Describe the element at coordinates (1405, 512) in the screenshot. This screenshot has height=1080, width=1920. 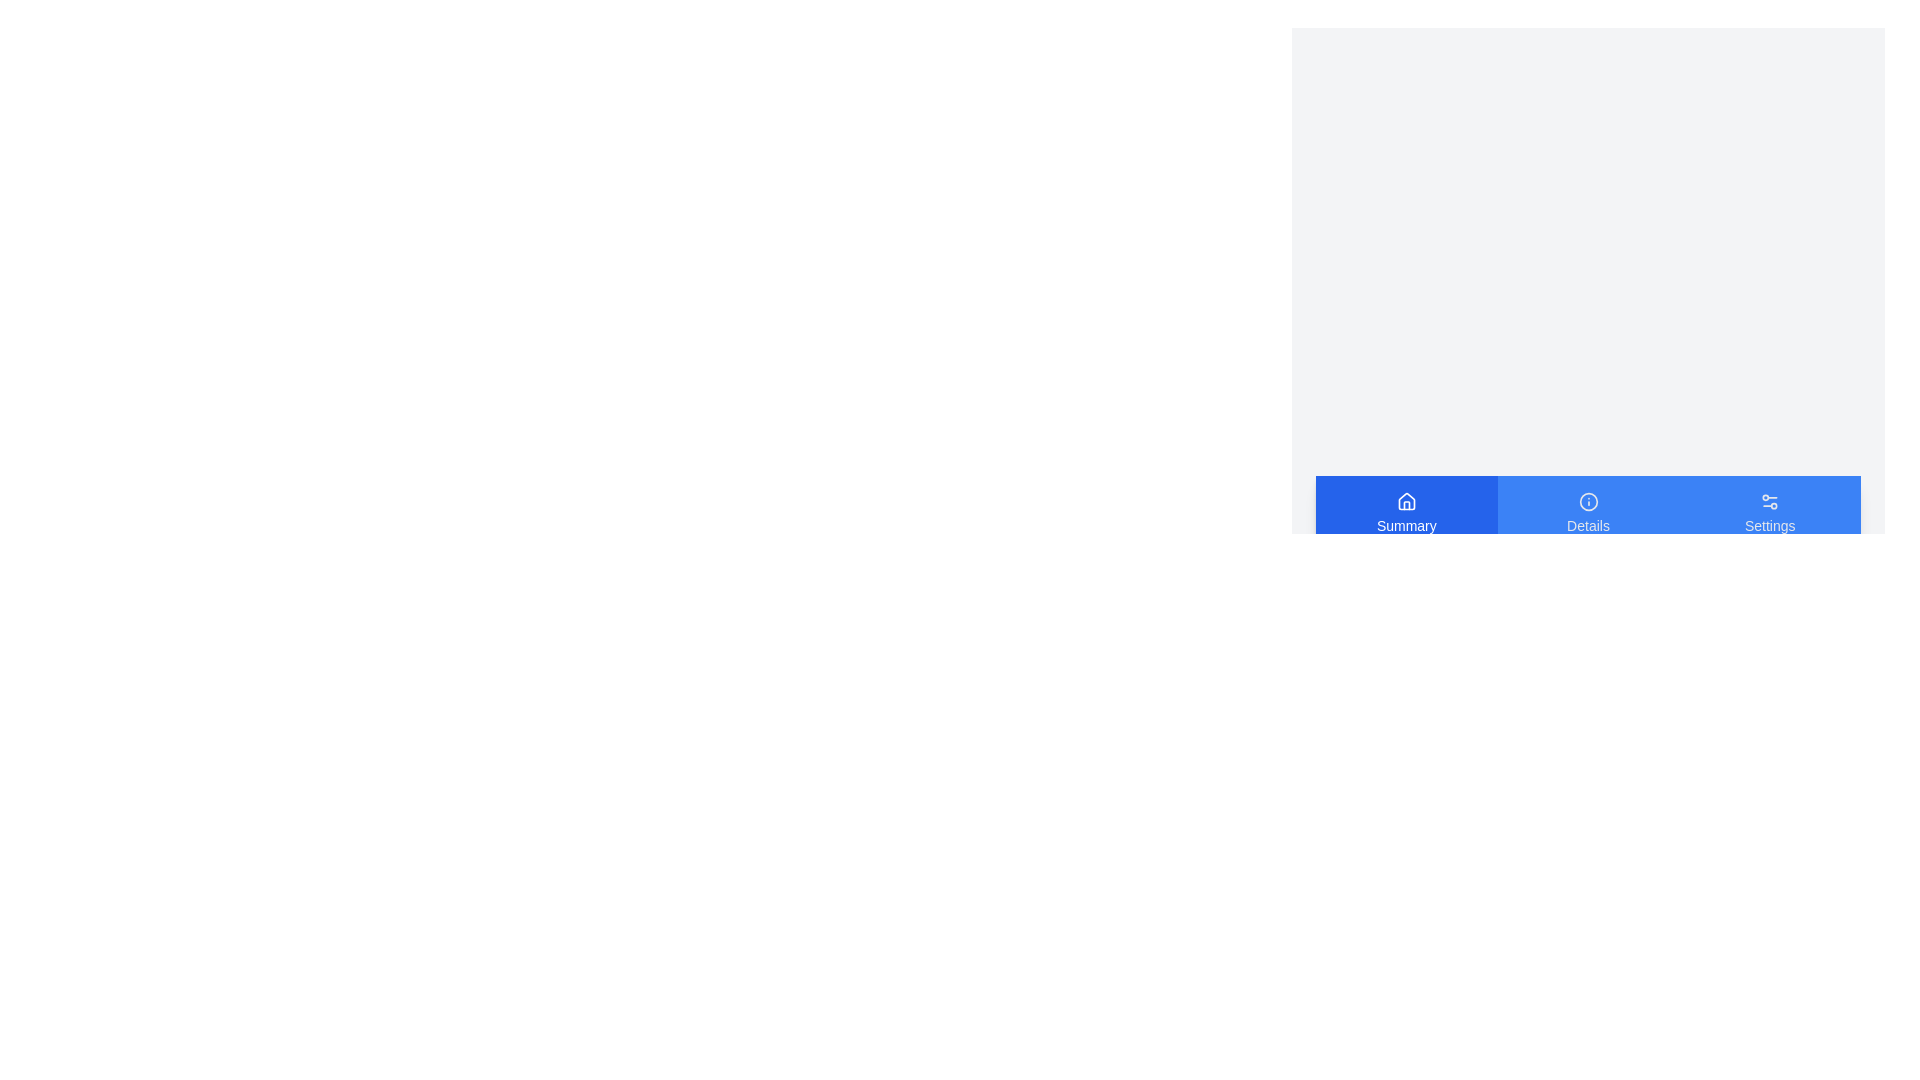
I see `the Summary tab` at that location.